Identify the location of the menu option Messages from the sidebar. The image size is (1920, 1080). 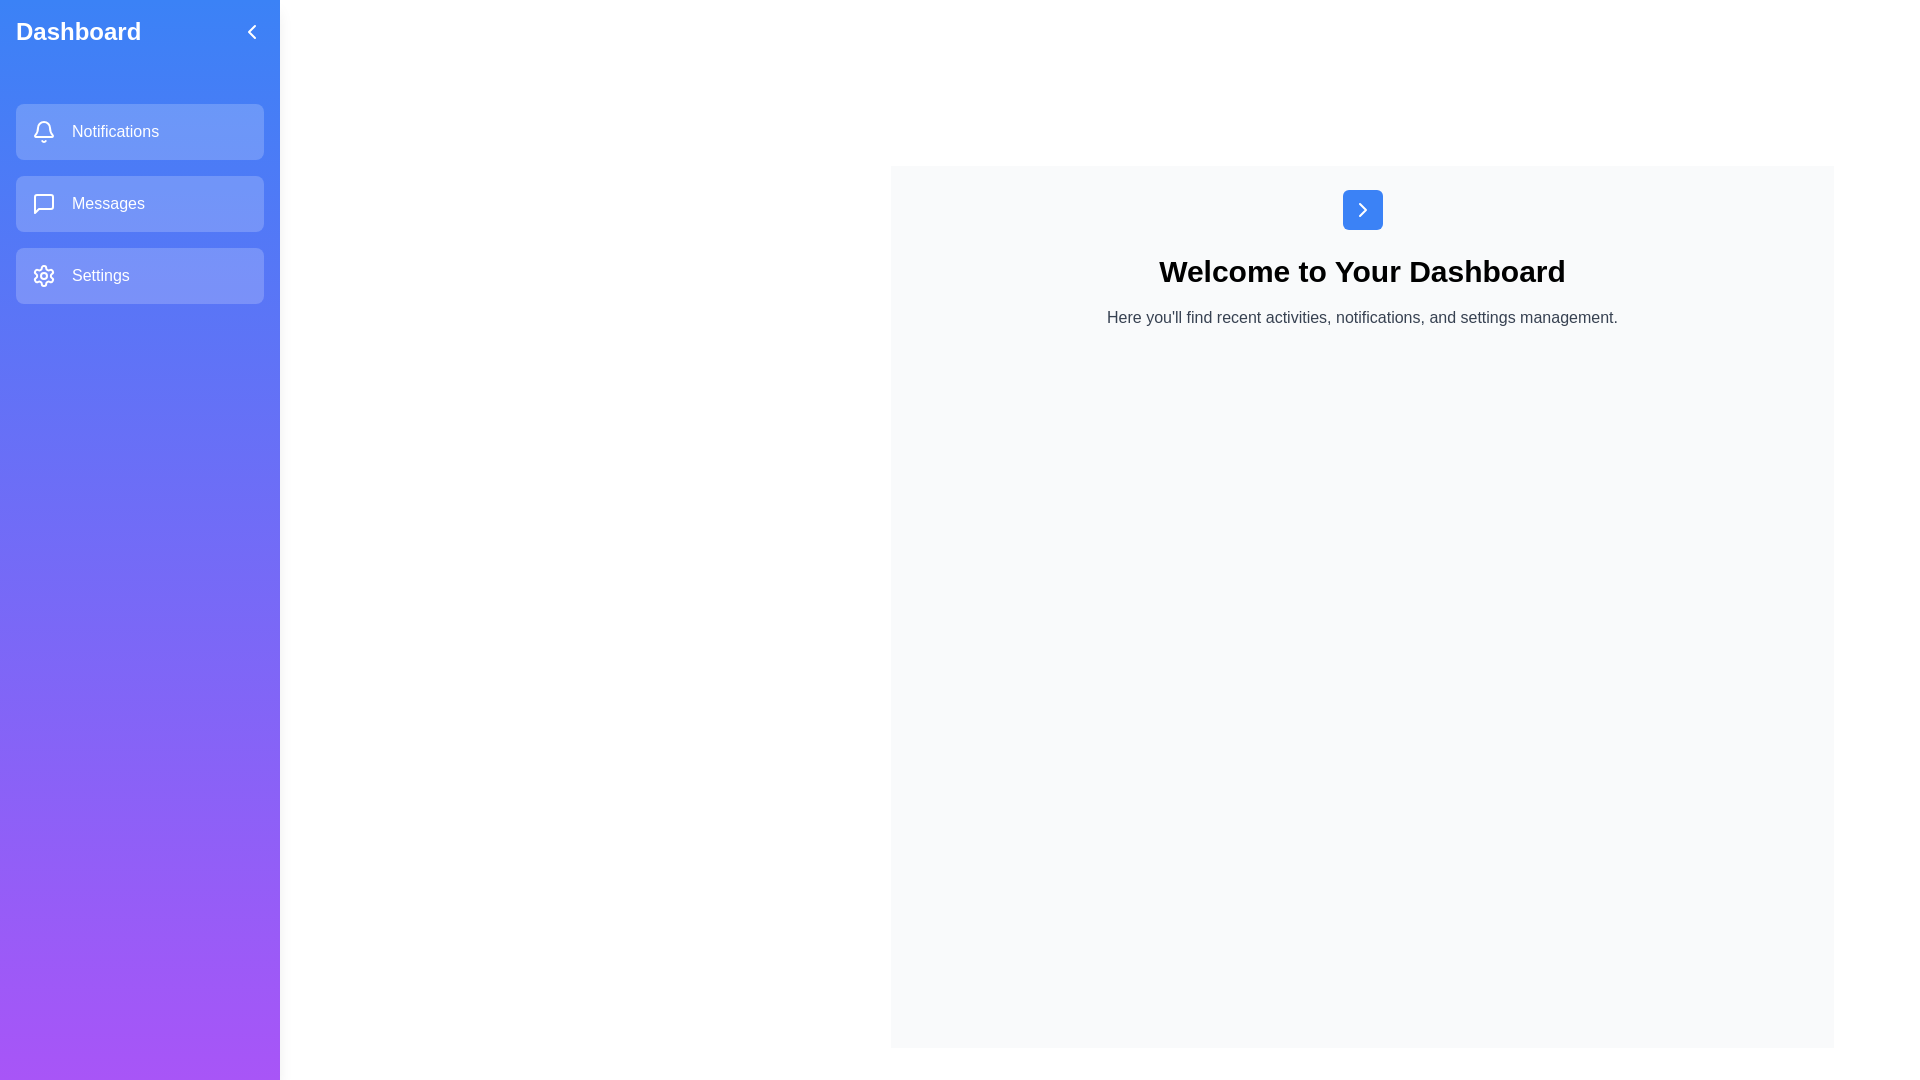
(138, 204).